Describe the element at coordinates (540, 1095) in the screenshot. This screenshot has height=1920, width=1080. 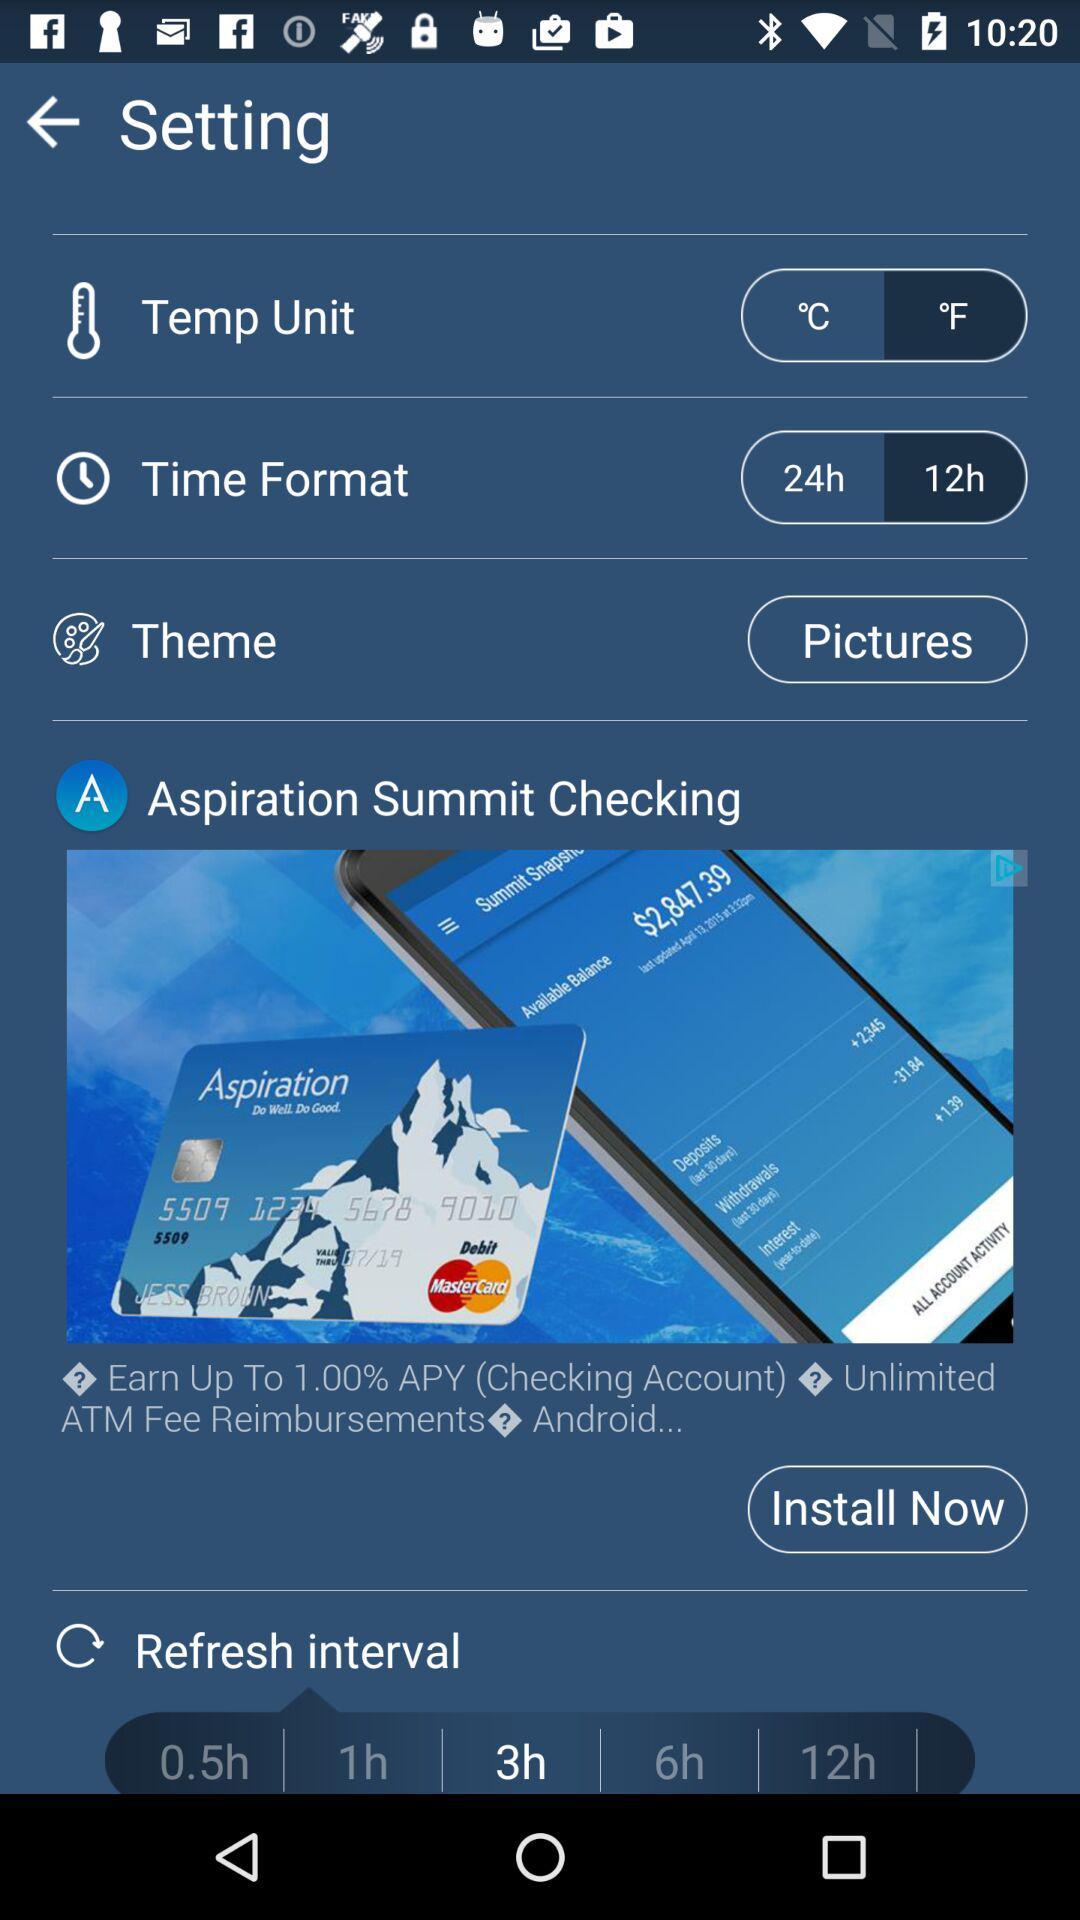
I see `image below aspiration summit checking` at that location.